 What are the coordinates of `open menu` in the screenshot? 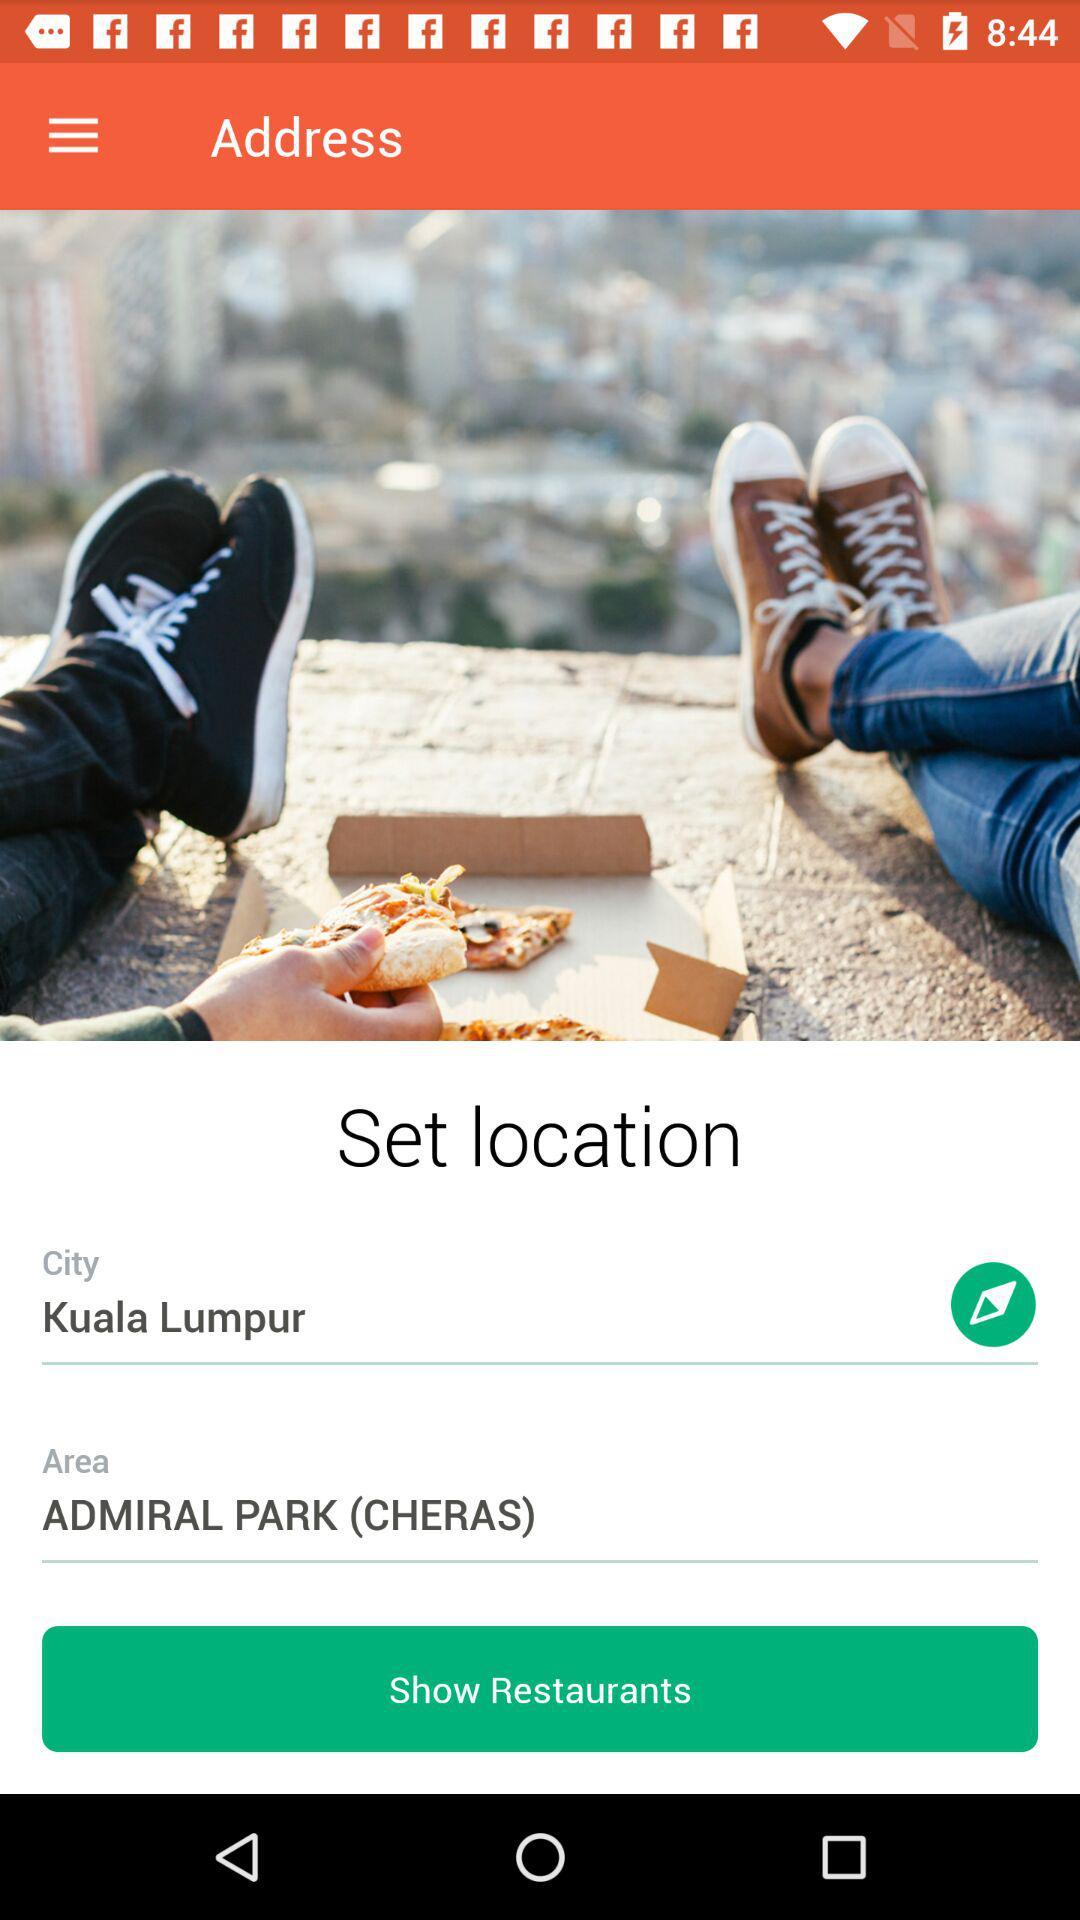 It's located at (72, 135).